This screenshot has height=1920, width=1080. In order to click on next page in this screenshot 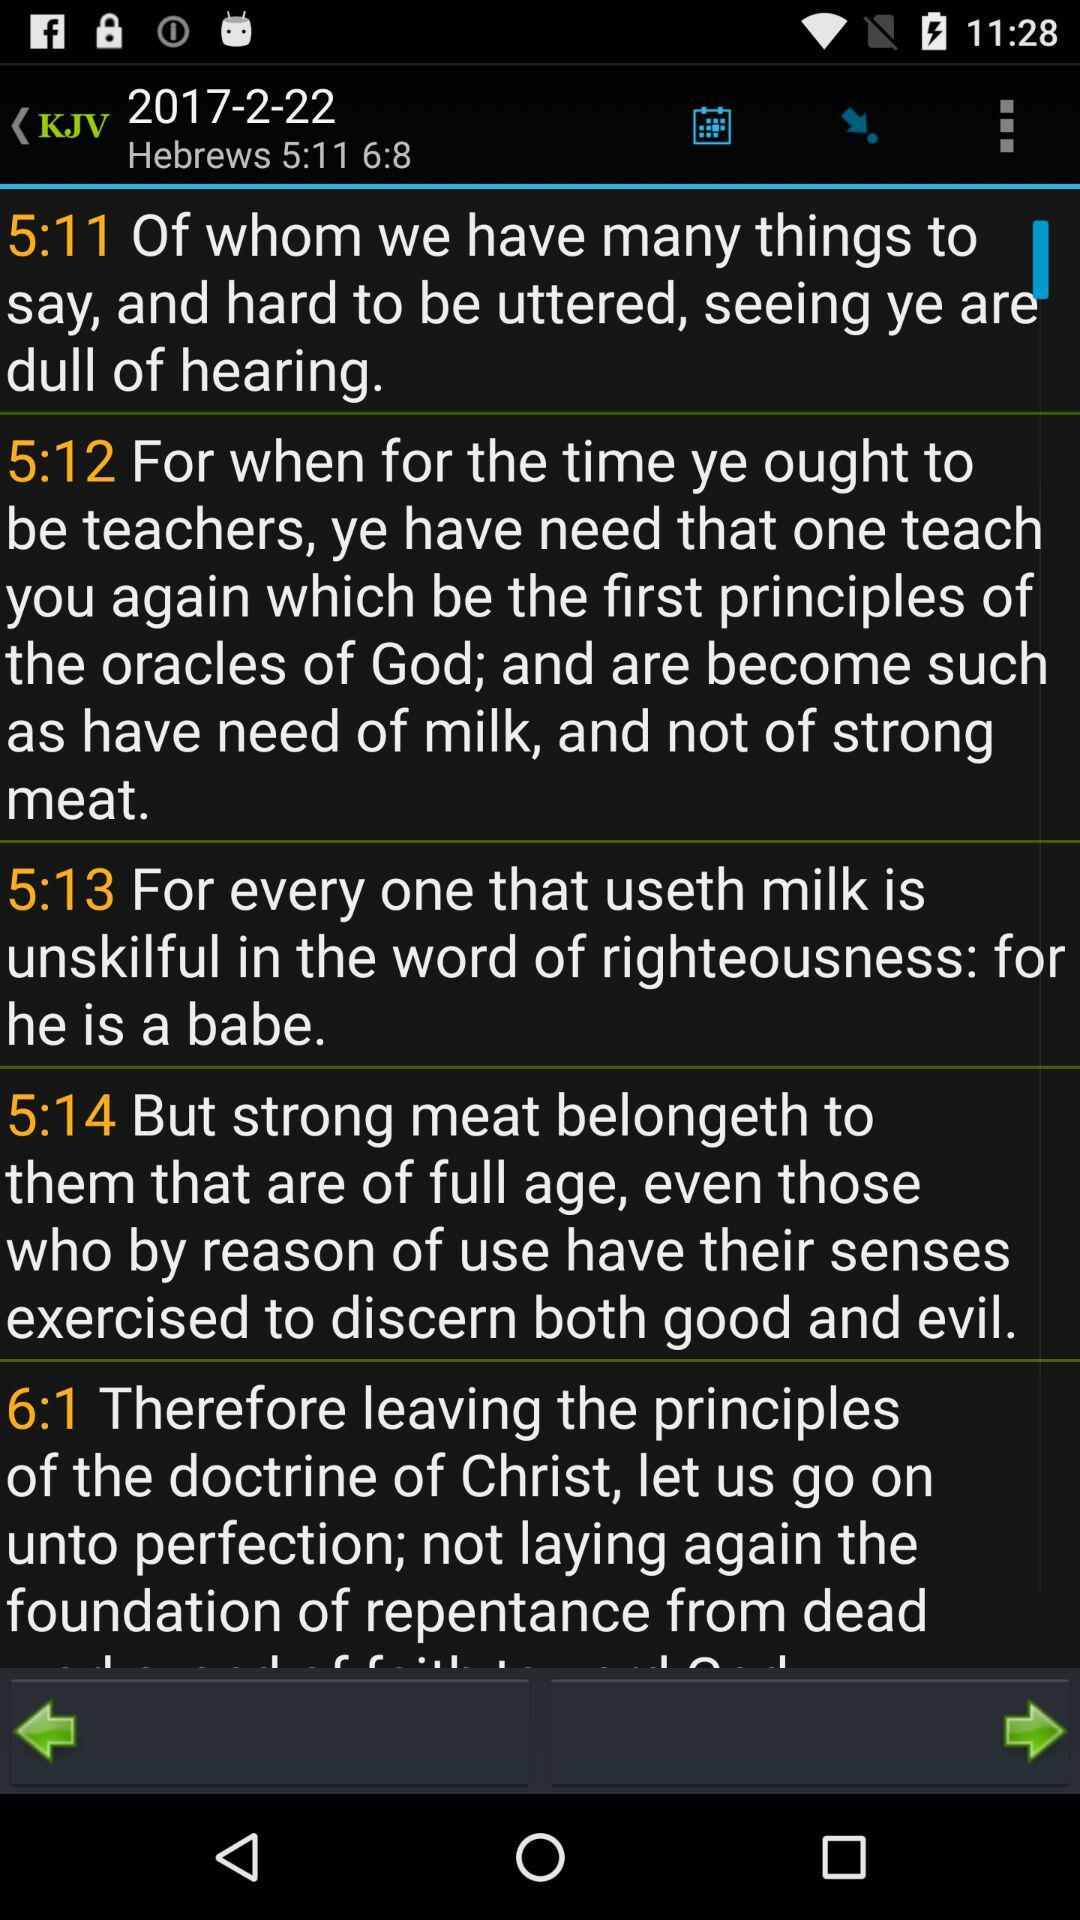, I will do `click(810, 1730)`.